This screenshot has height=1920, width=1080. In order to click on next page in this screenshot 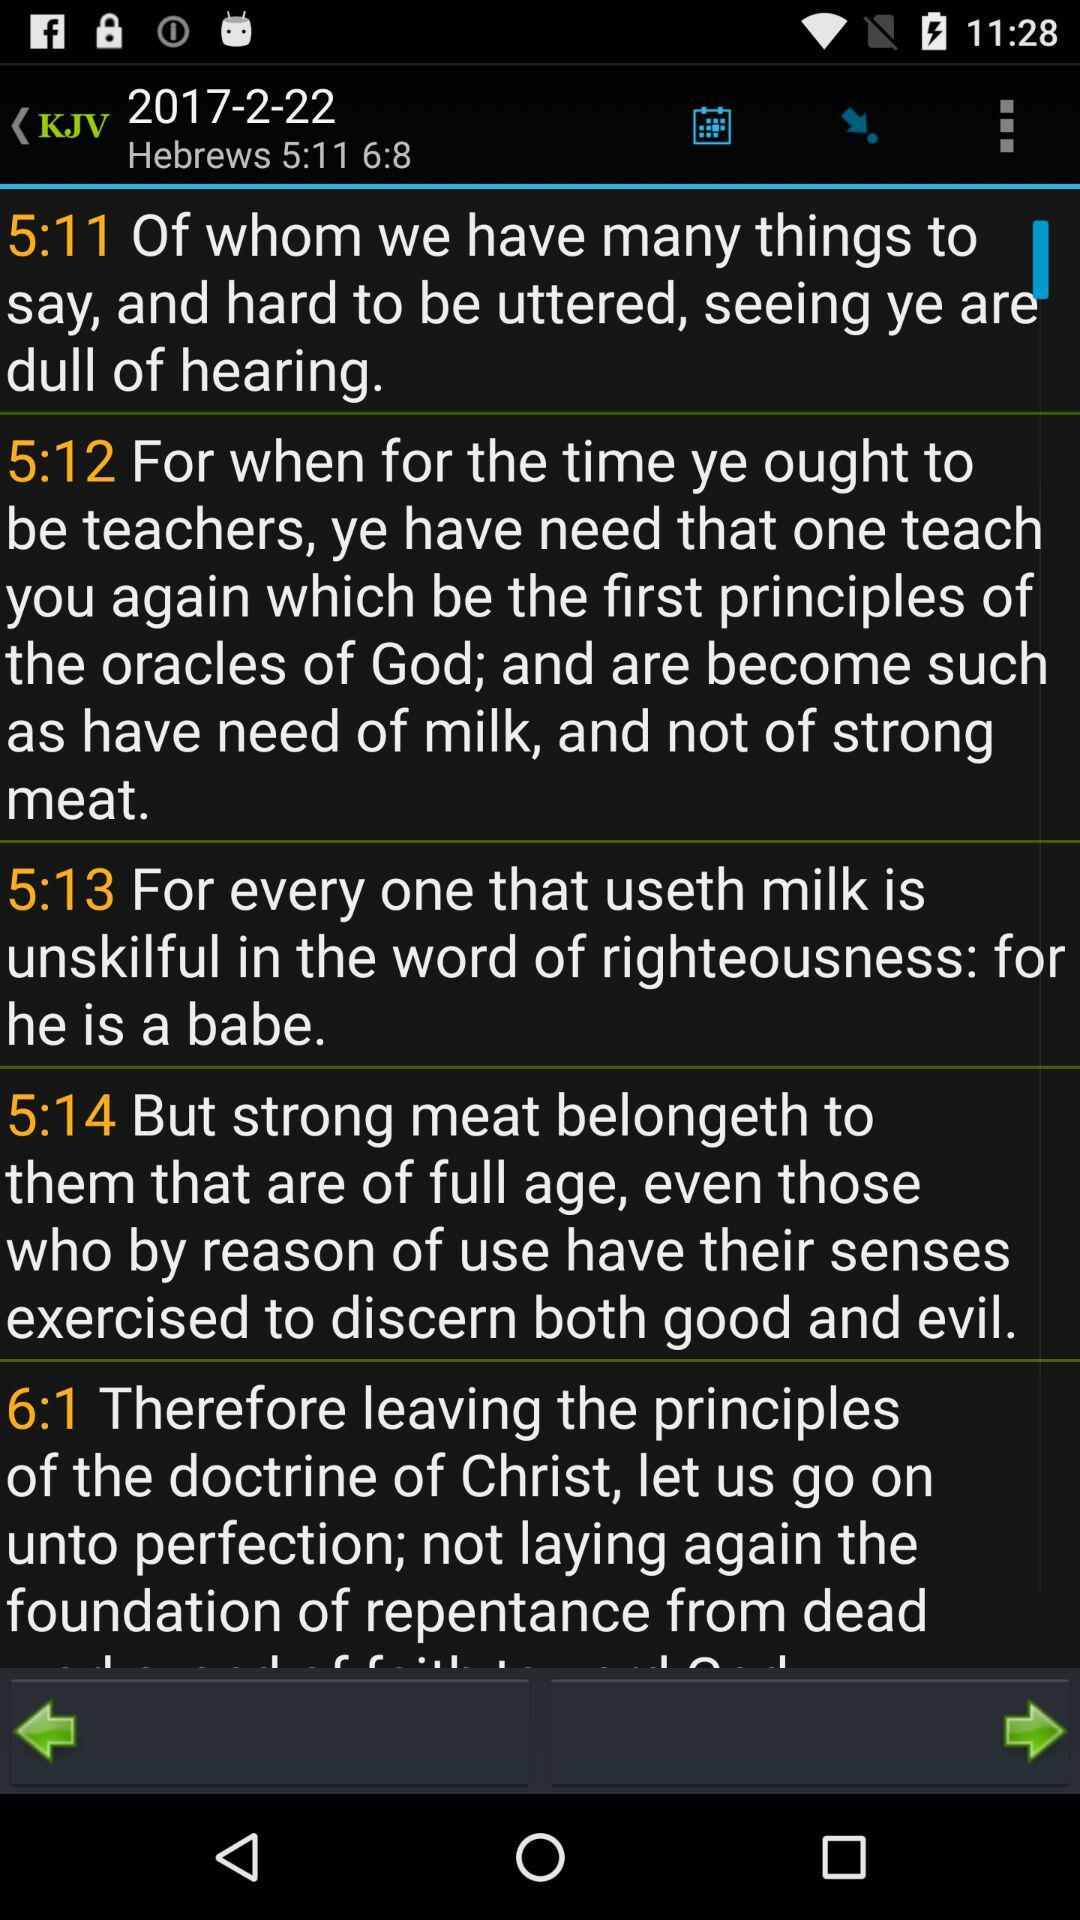, I will do `click(810, 1730)`.